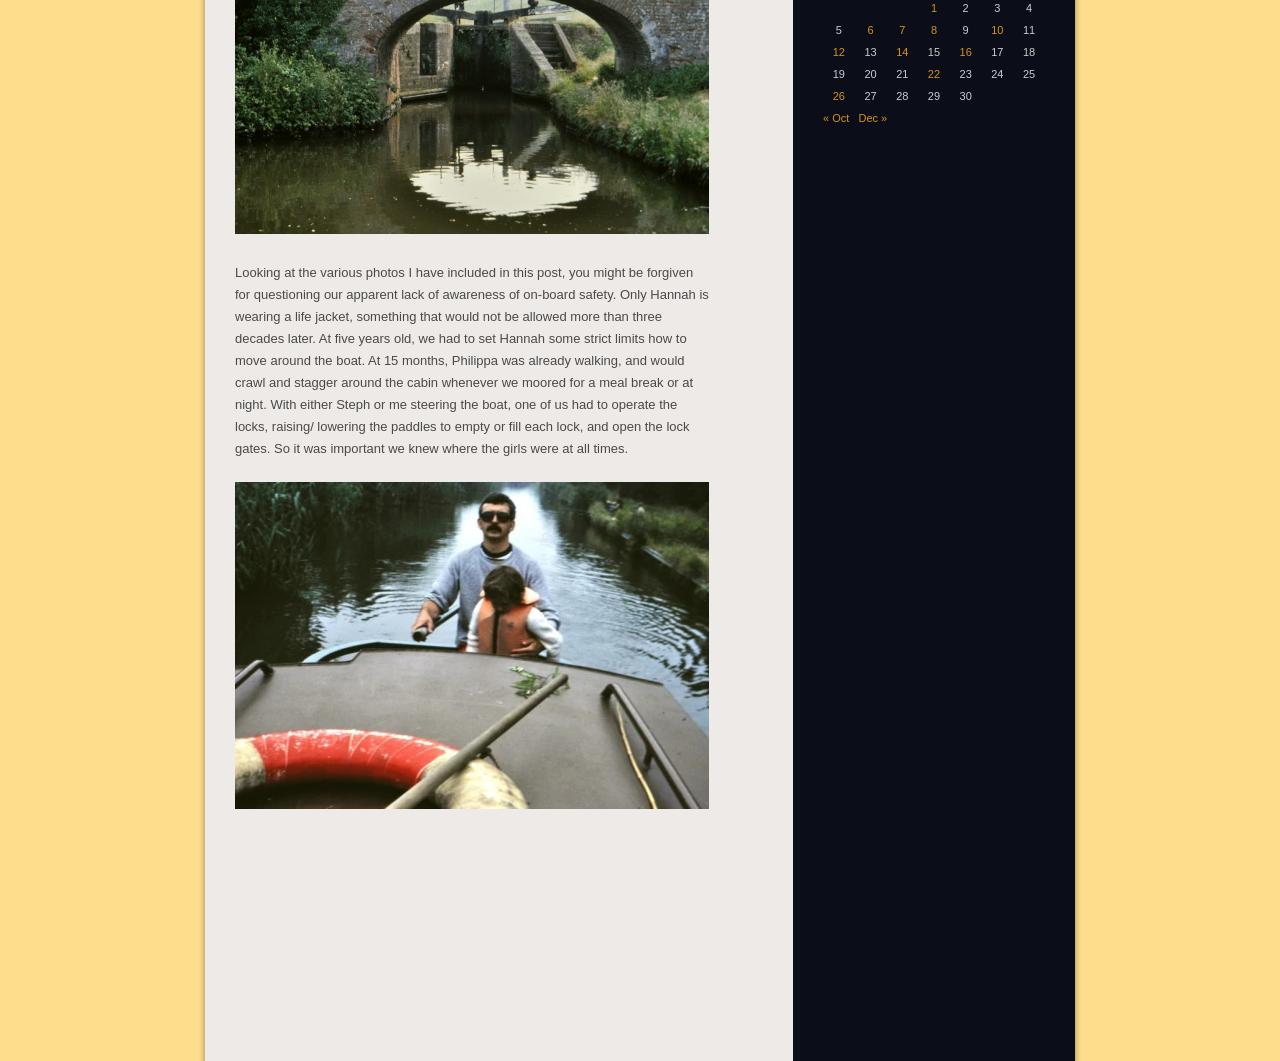 The width and height of the screenshot is (1280, 1061). Describe the element at coordinates (932, 7) in the screenshot. I see `'1'` at that location.